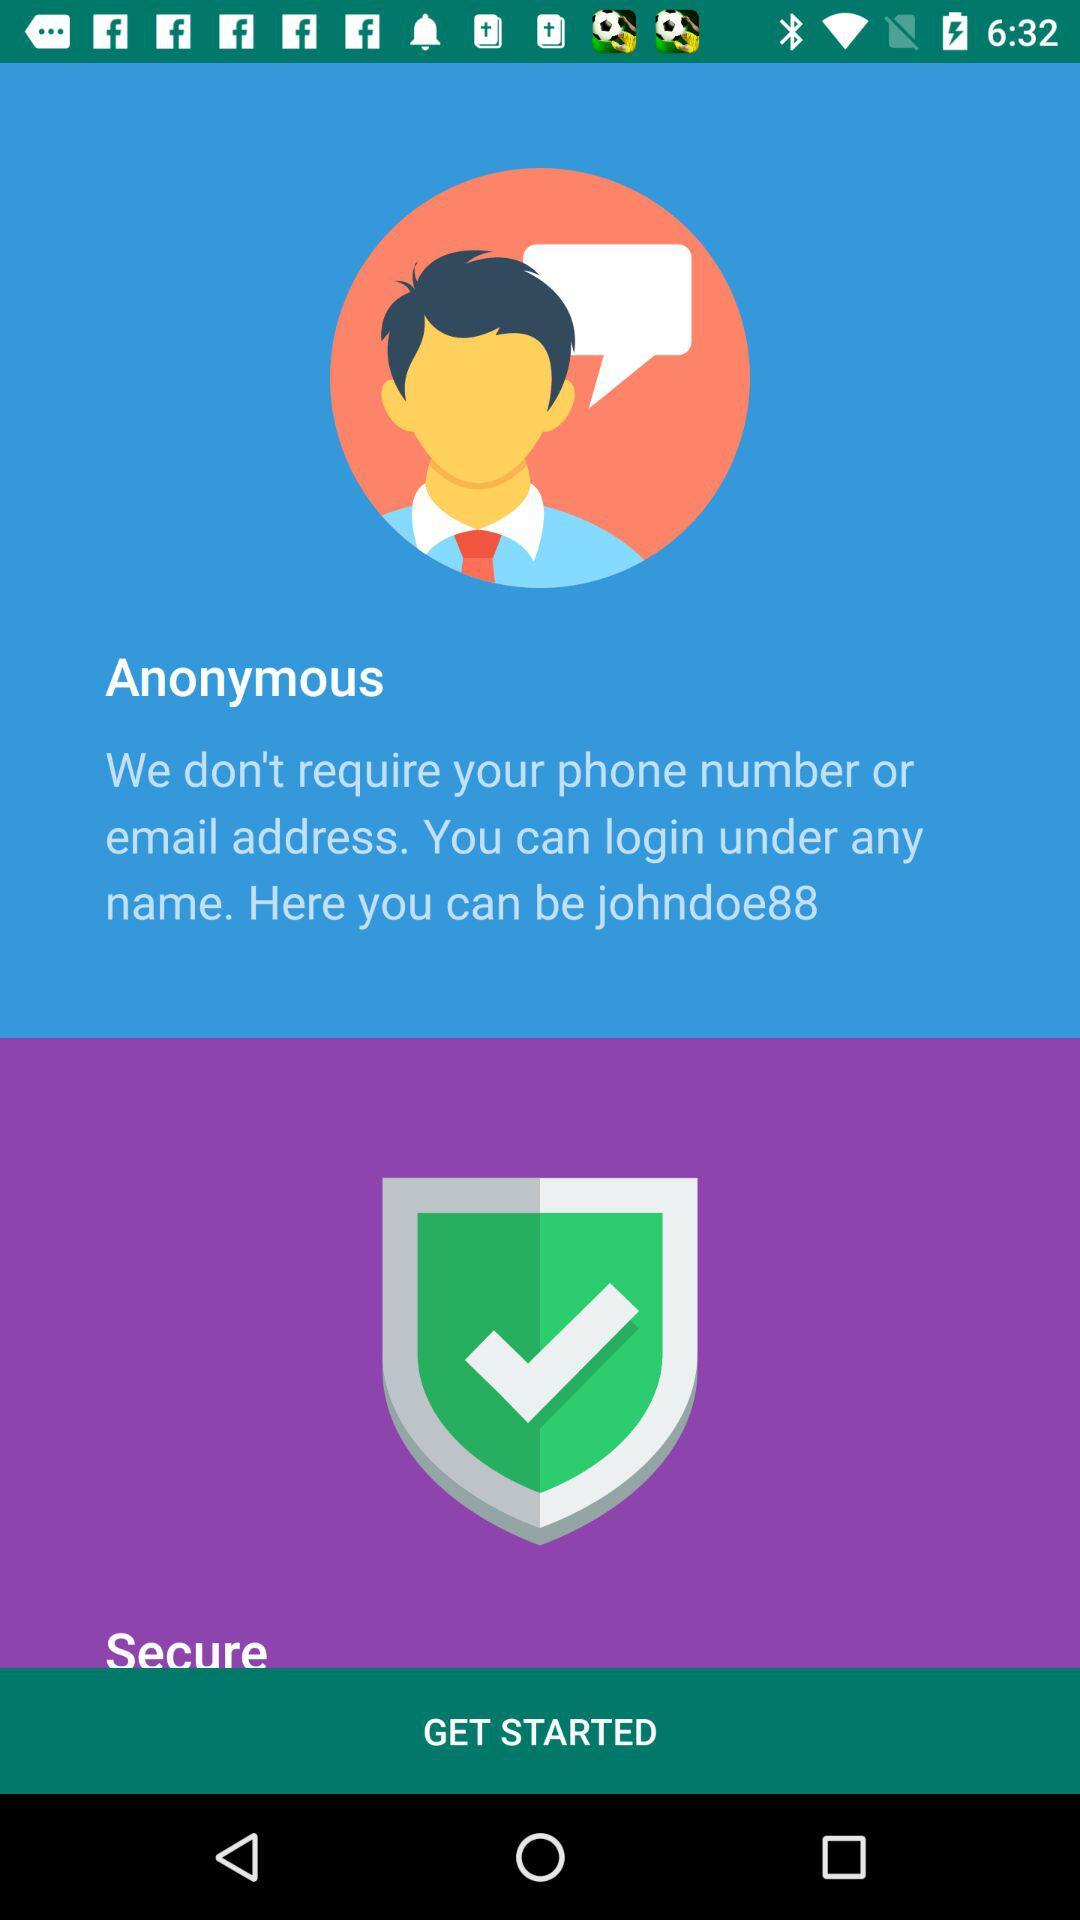  I want to click on item below the secure, so click(540, 1730).